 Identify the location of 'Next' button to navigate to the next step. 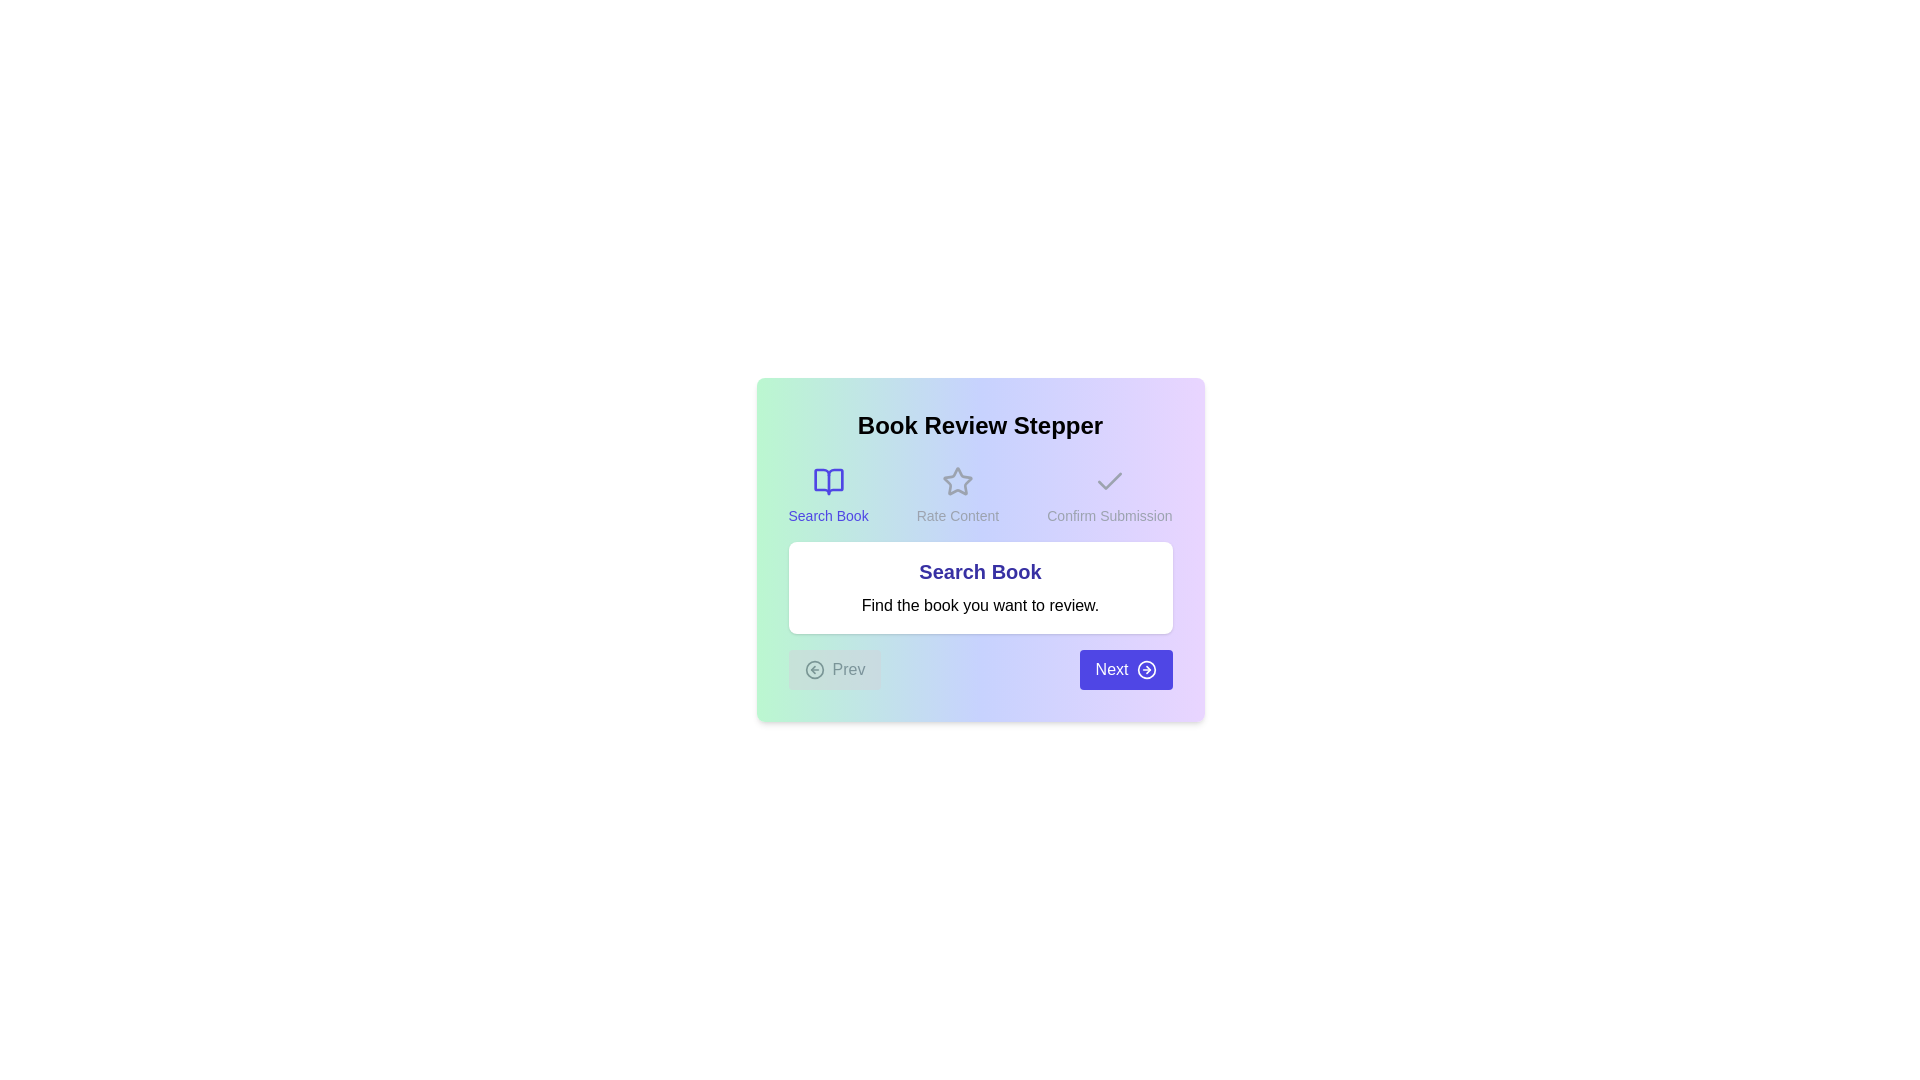
(1126, 670).